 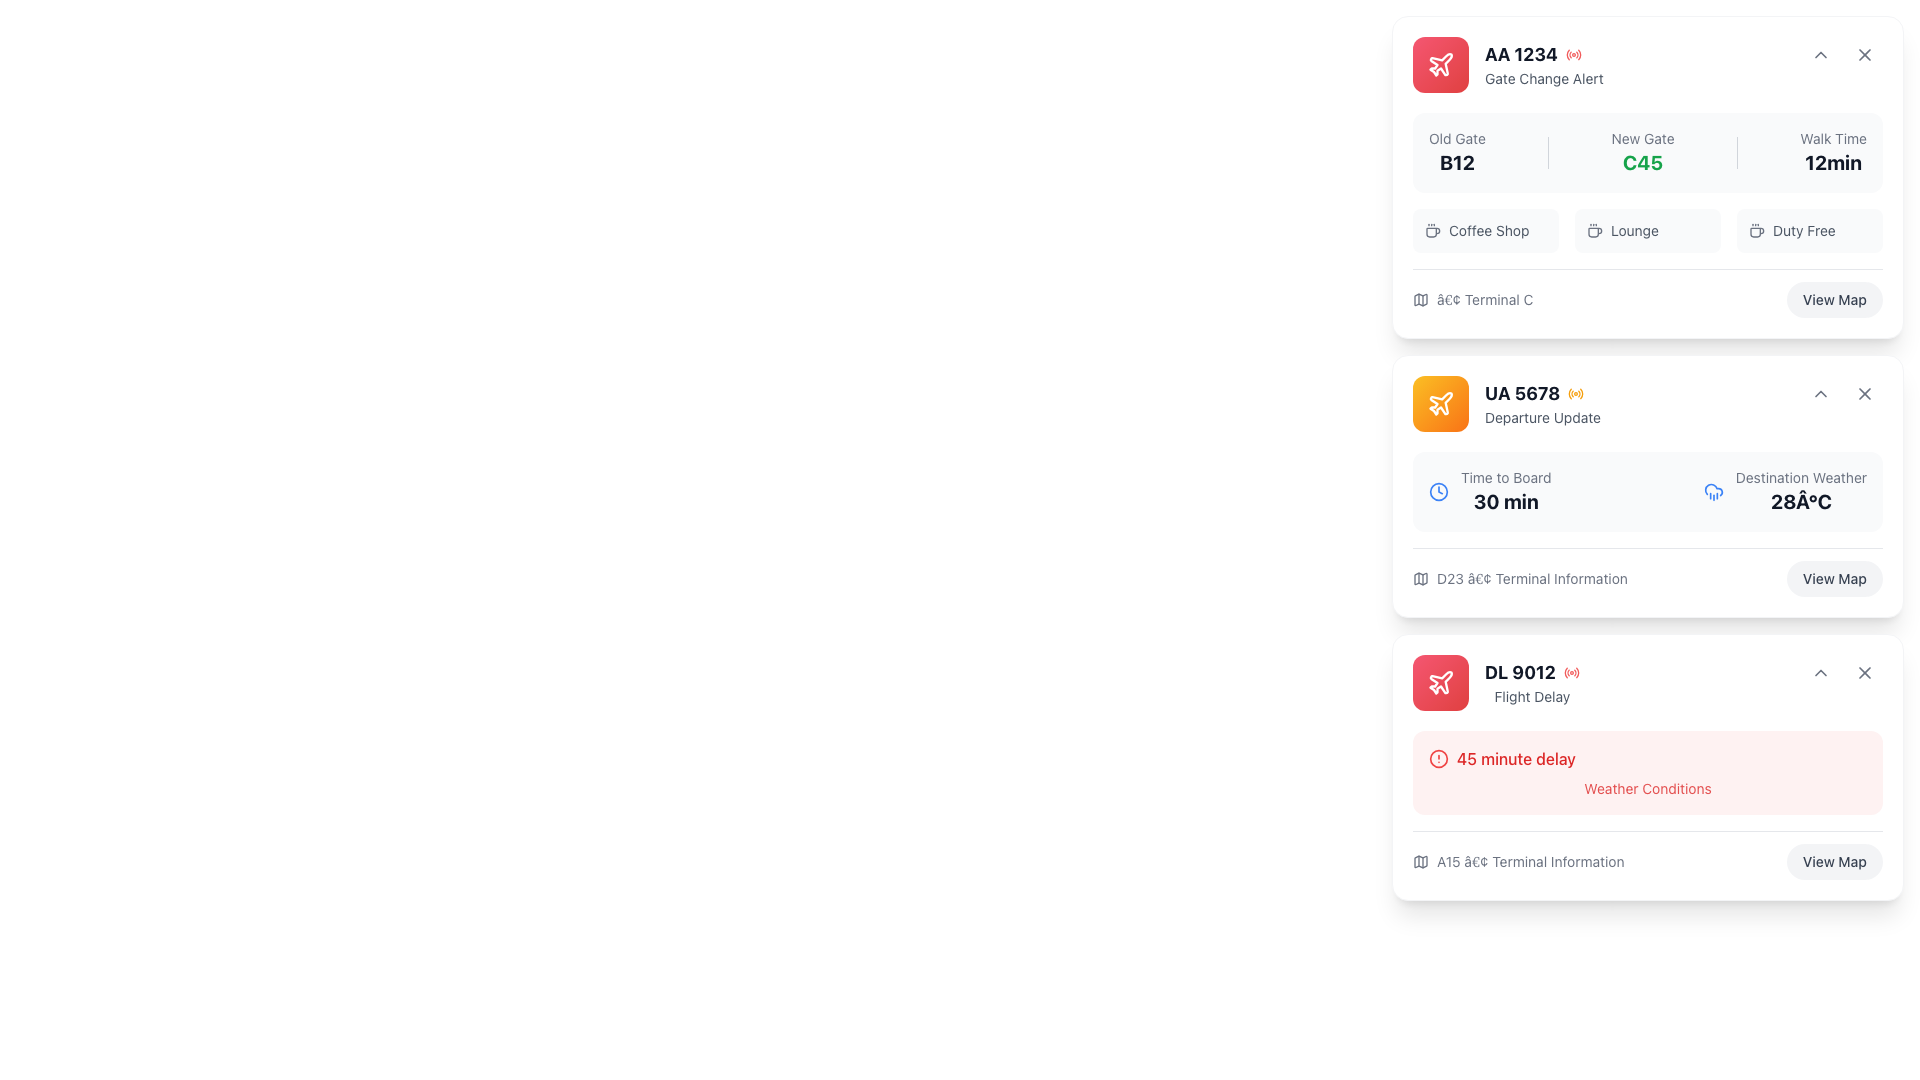 I want to click on information displayed in the text component showing '30 min' below the flight title for flight 'UA 5678', so click(x=1506, y=492).